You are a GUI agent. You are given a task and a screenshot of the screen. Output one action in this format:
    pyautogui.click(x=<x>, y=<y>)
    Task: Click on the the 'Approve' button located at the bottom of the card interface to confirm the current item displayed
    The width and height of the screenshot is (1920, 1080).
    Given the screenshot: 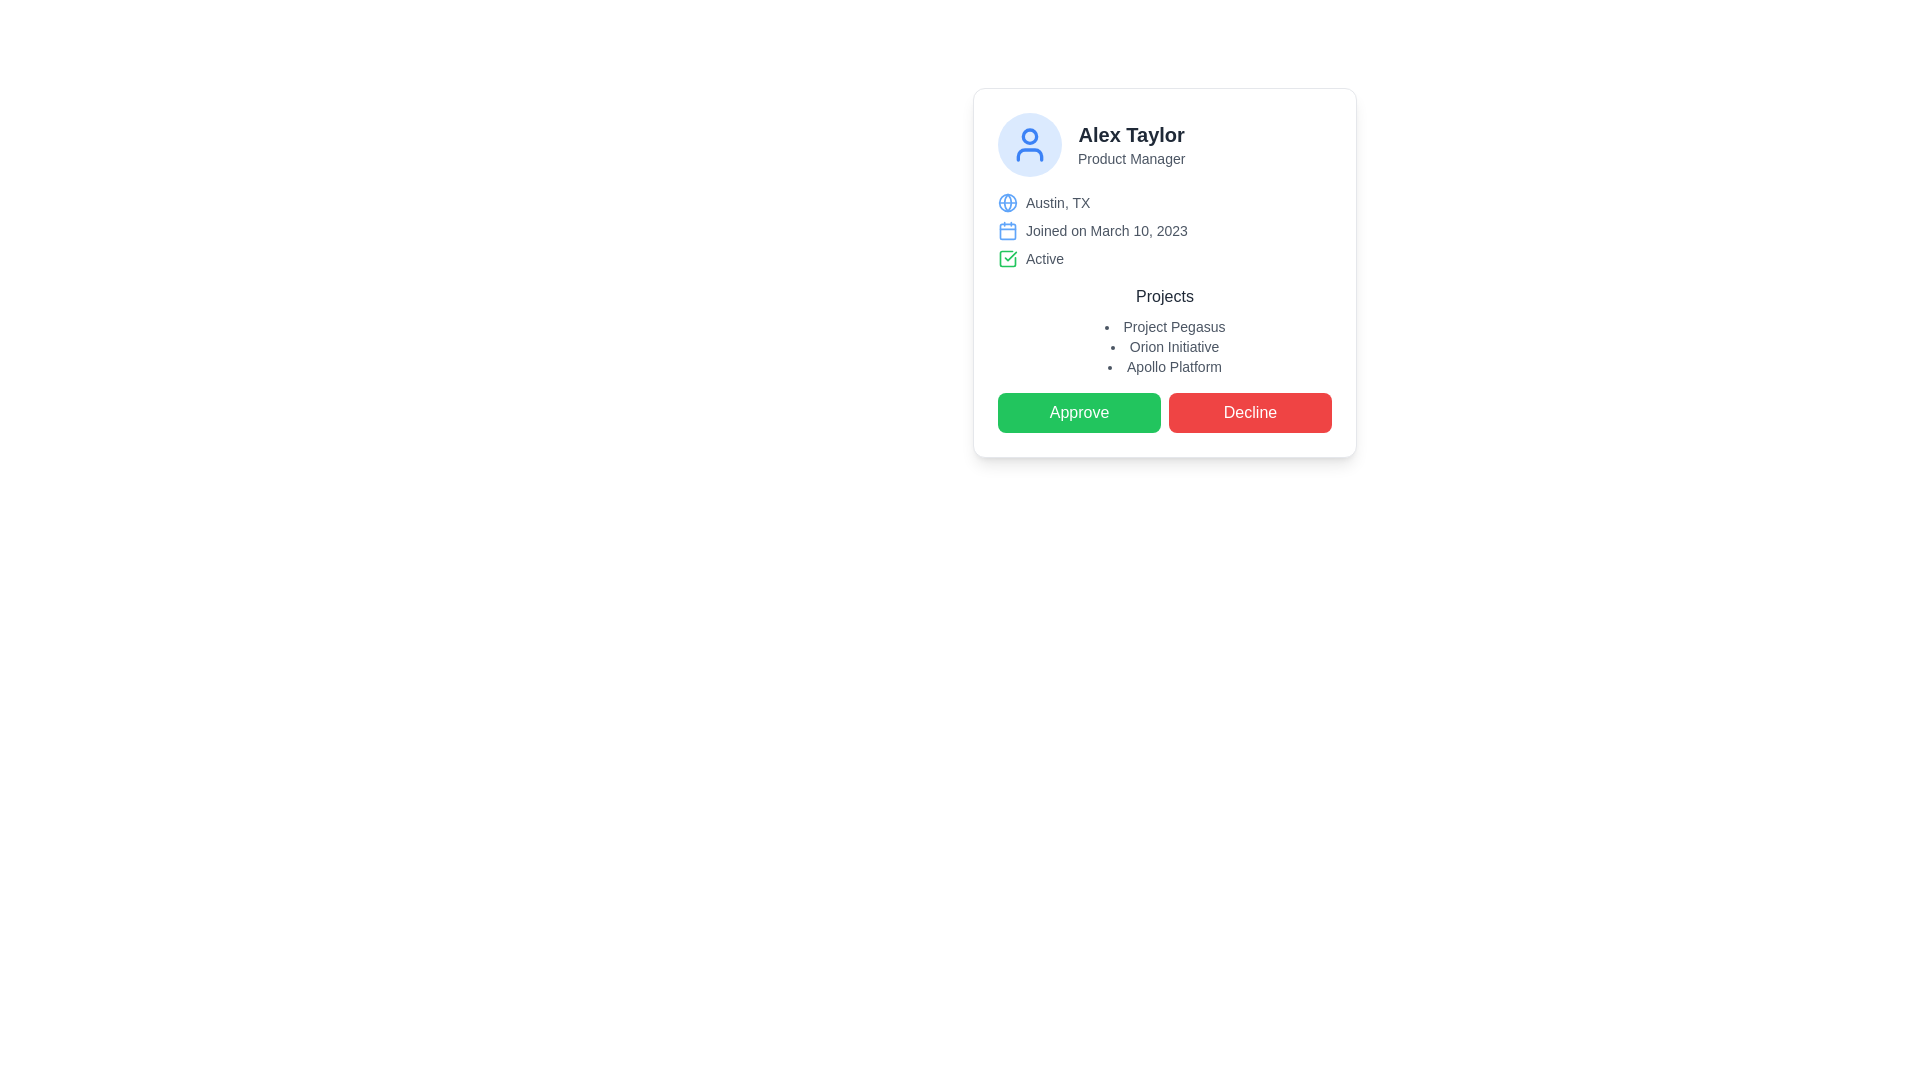 What is the action you would take?
    pyautogui.click(x=1078, y=411)
    